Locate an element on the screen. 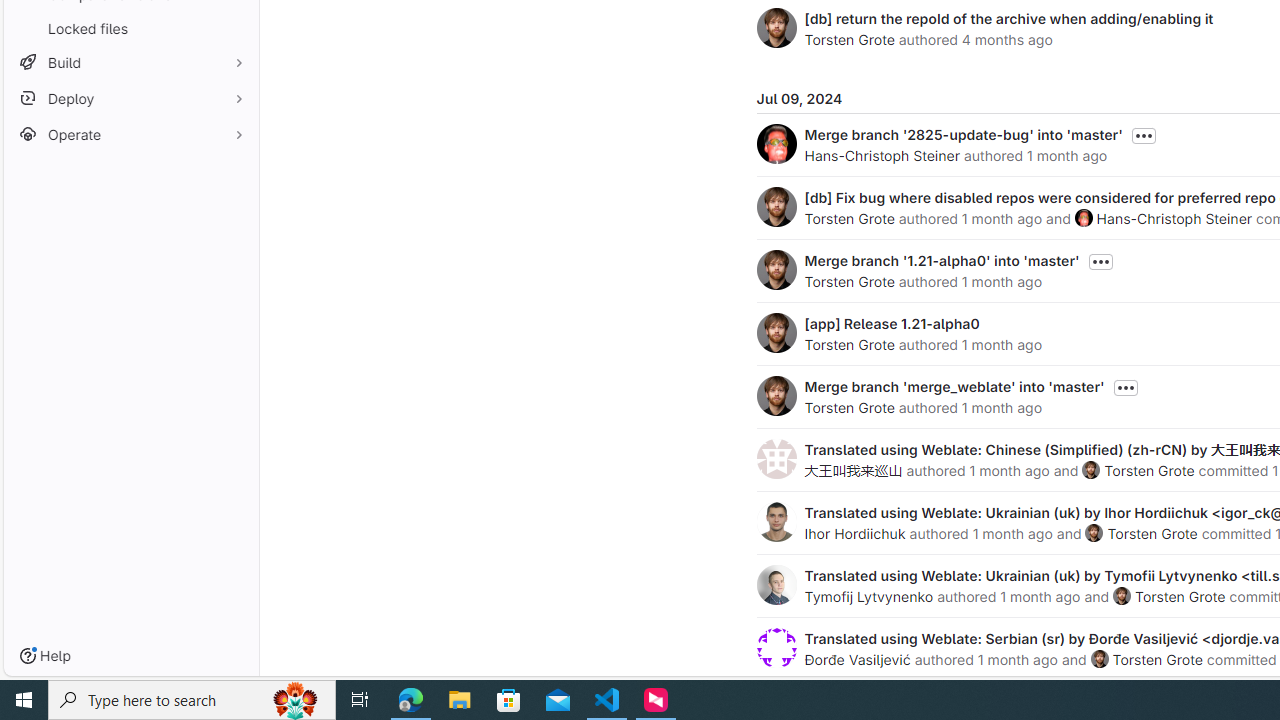 This screenshot has height=720, width=1280. 'Start' is located at coordinates (24, 698).